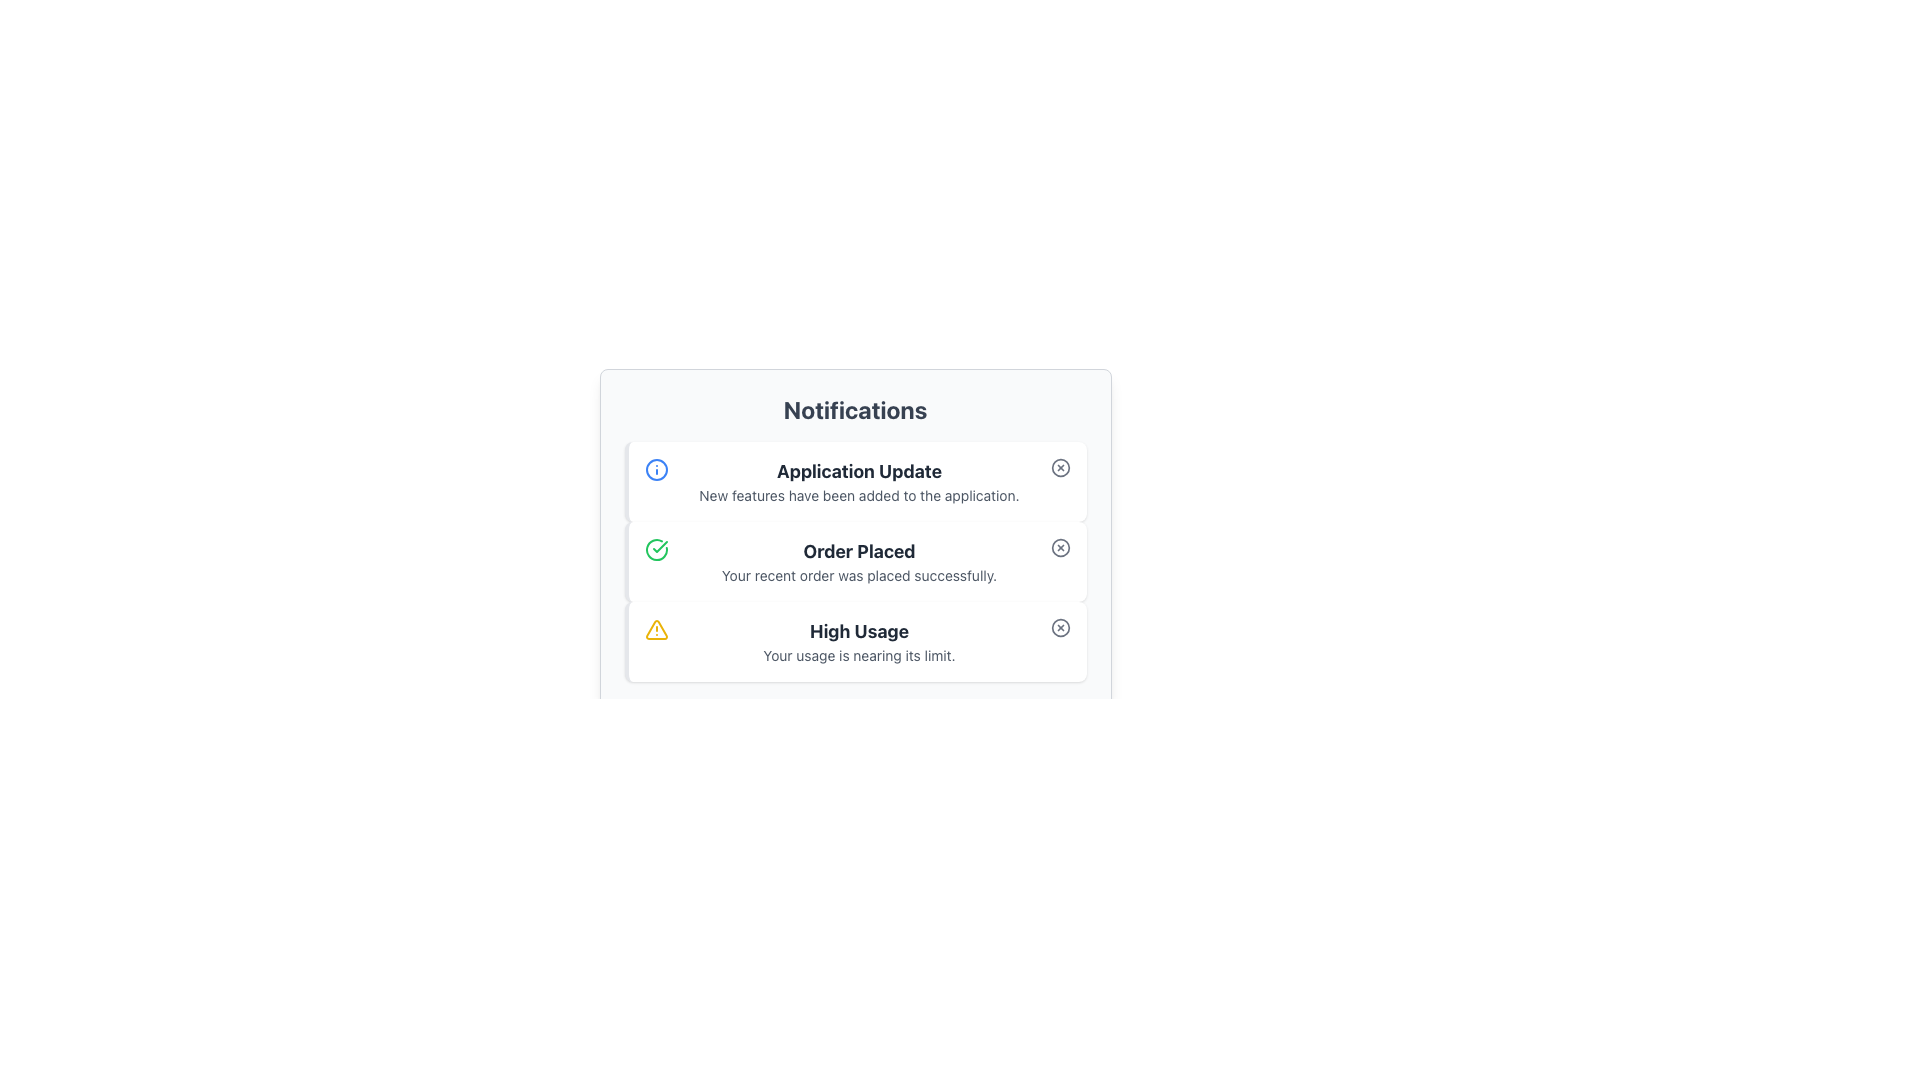 The image size is (1920, 1080). I want to click on the triangular warning icon with a yellow border and an exclamation mark located in the notification block titled 'High Usage.', so click(656, 628).